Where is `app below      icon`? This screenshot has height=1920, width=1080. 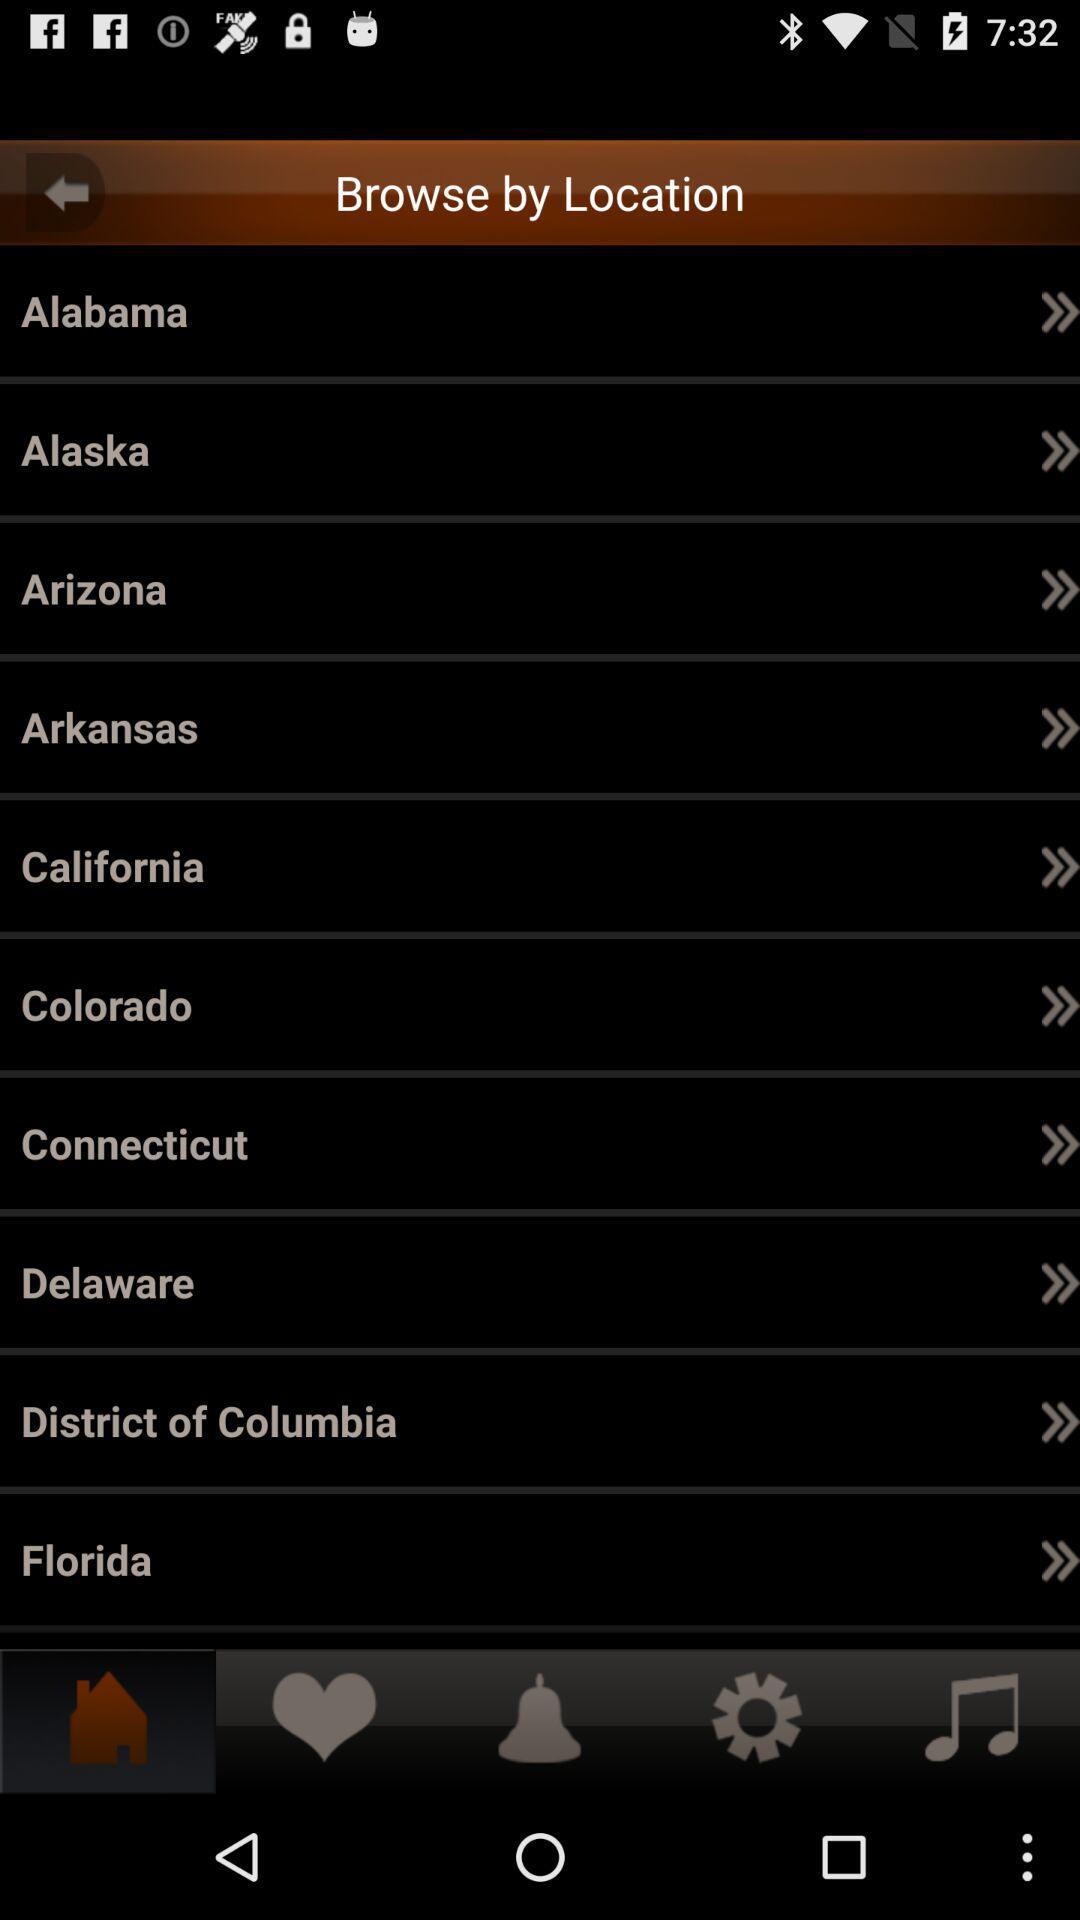
app below      icon is located at coordinates (1059, 1142).